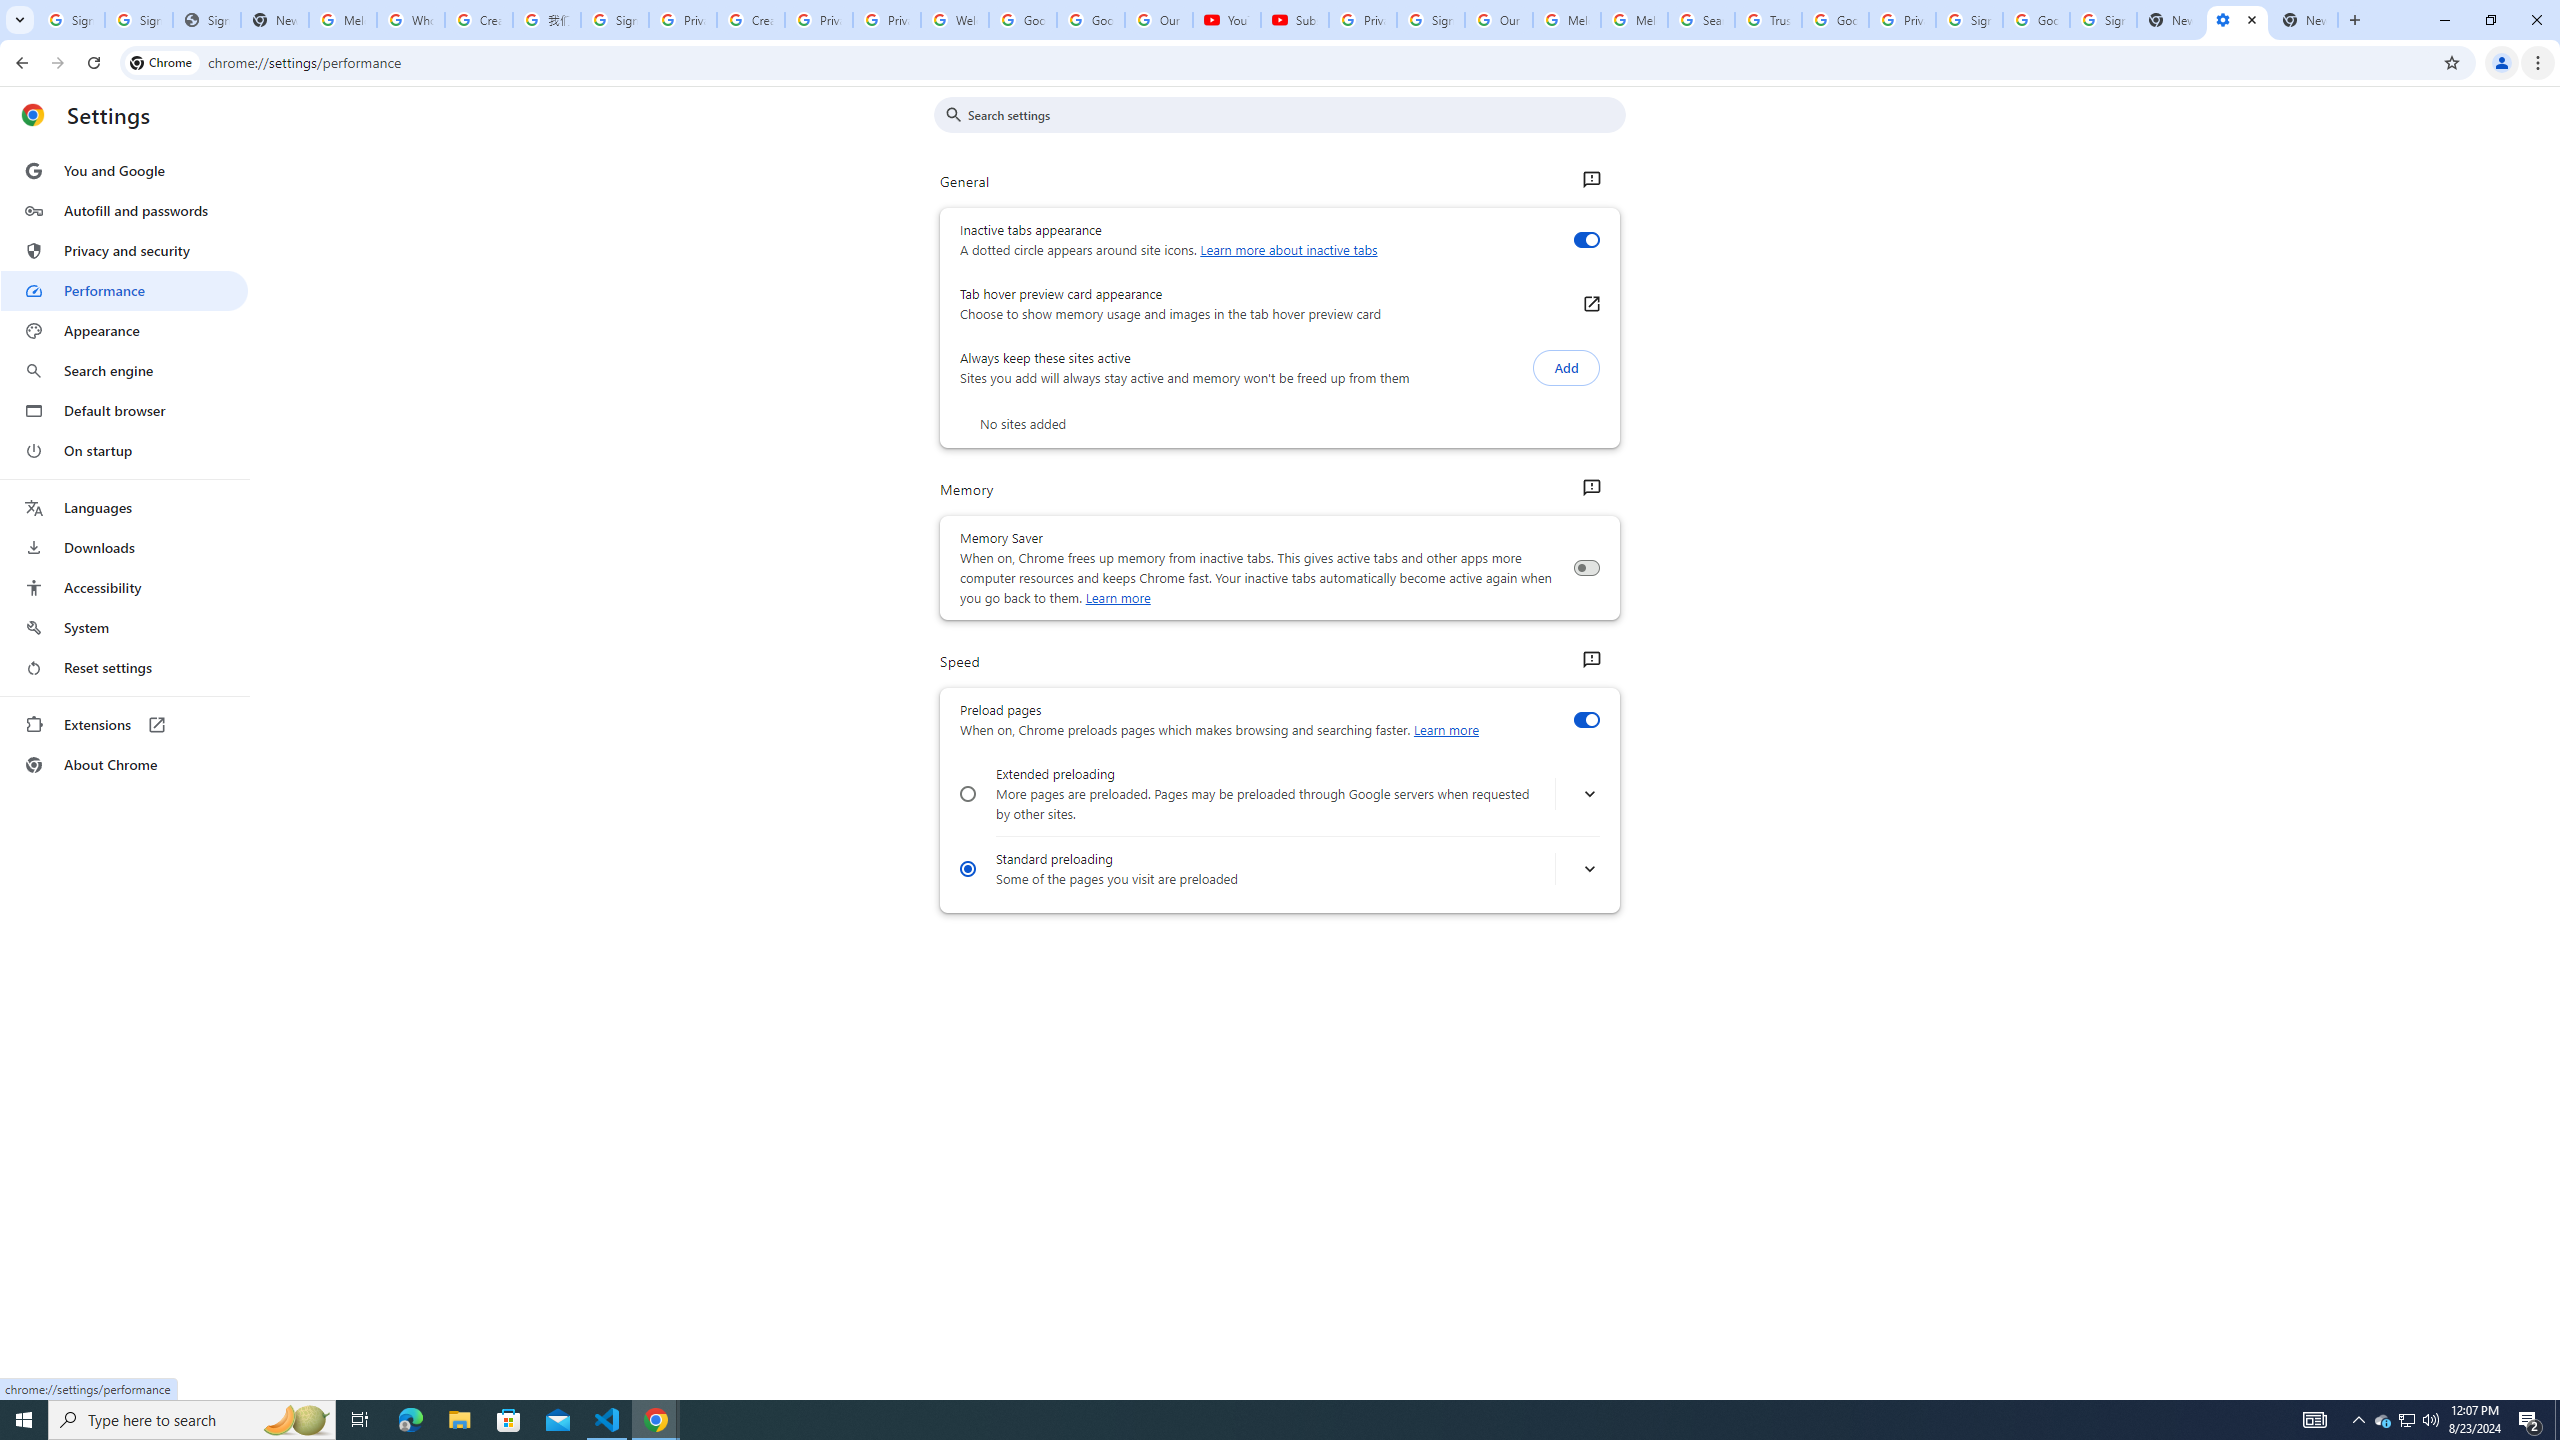  Describe the element at coordinates (123, 171) in the screenshot. I see `'You and Google'` at that location.